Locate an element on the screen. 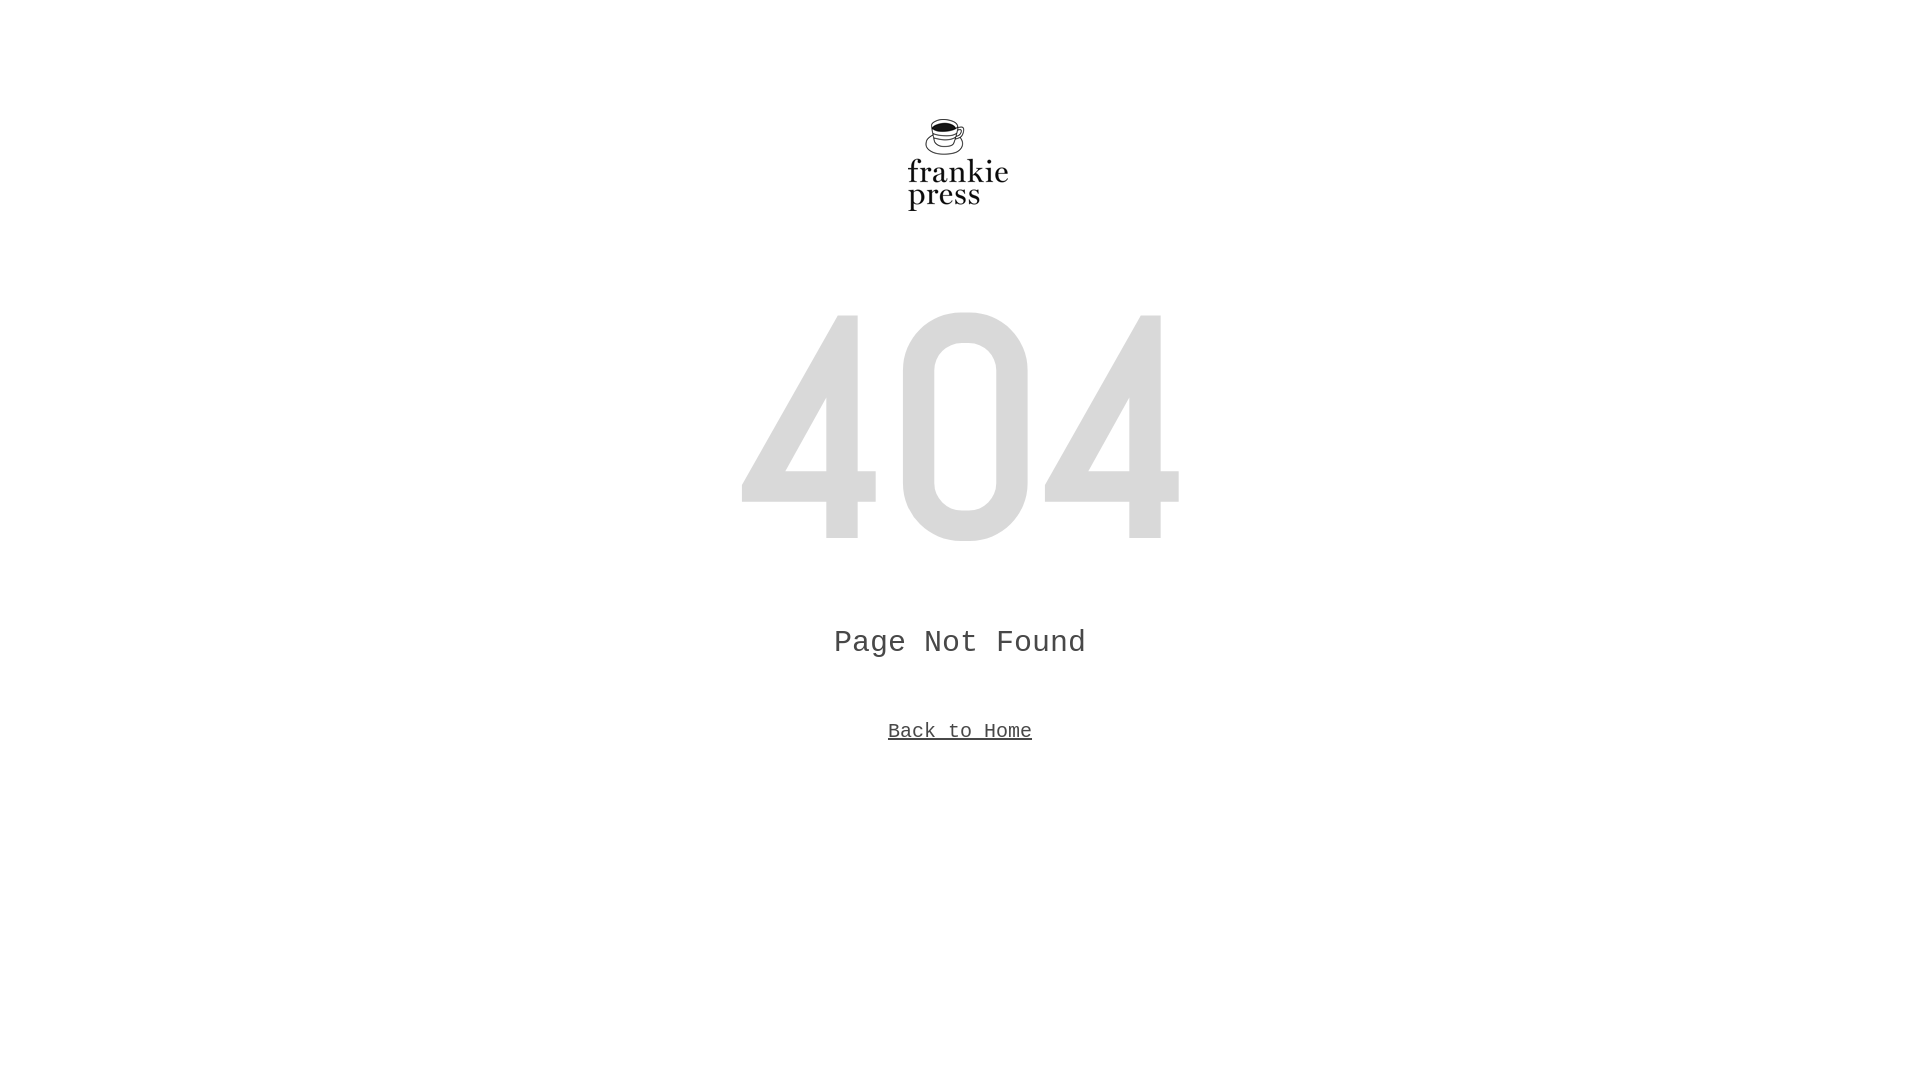 The image size is (1920, 1080). 'Back to Home' is located at coordinates (960, 731).